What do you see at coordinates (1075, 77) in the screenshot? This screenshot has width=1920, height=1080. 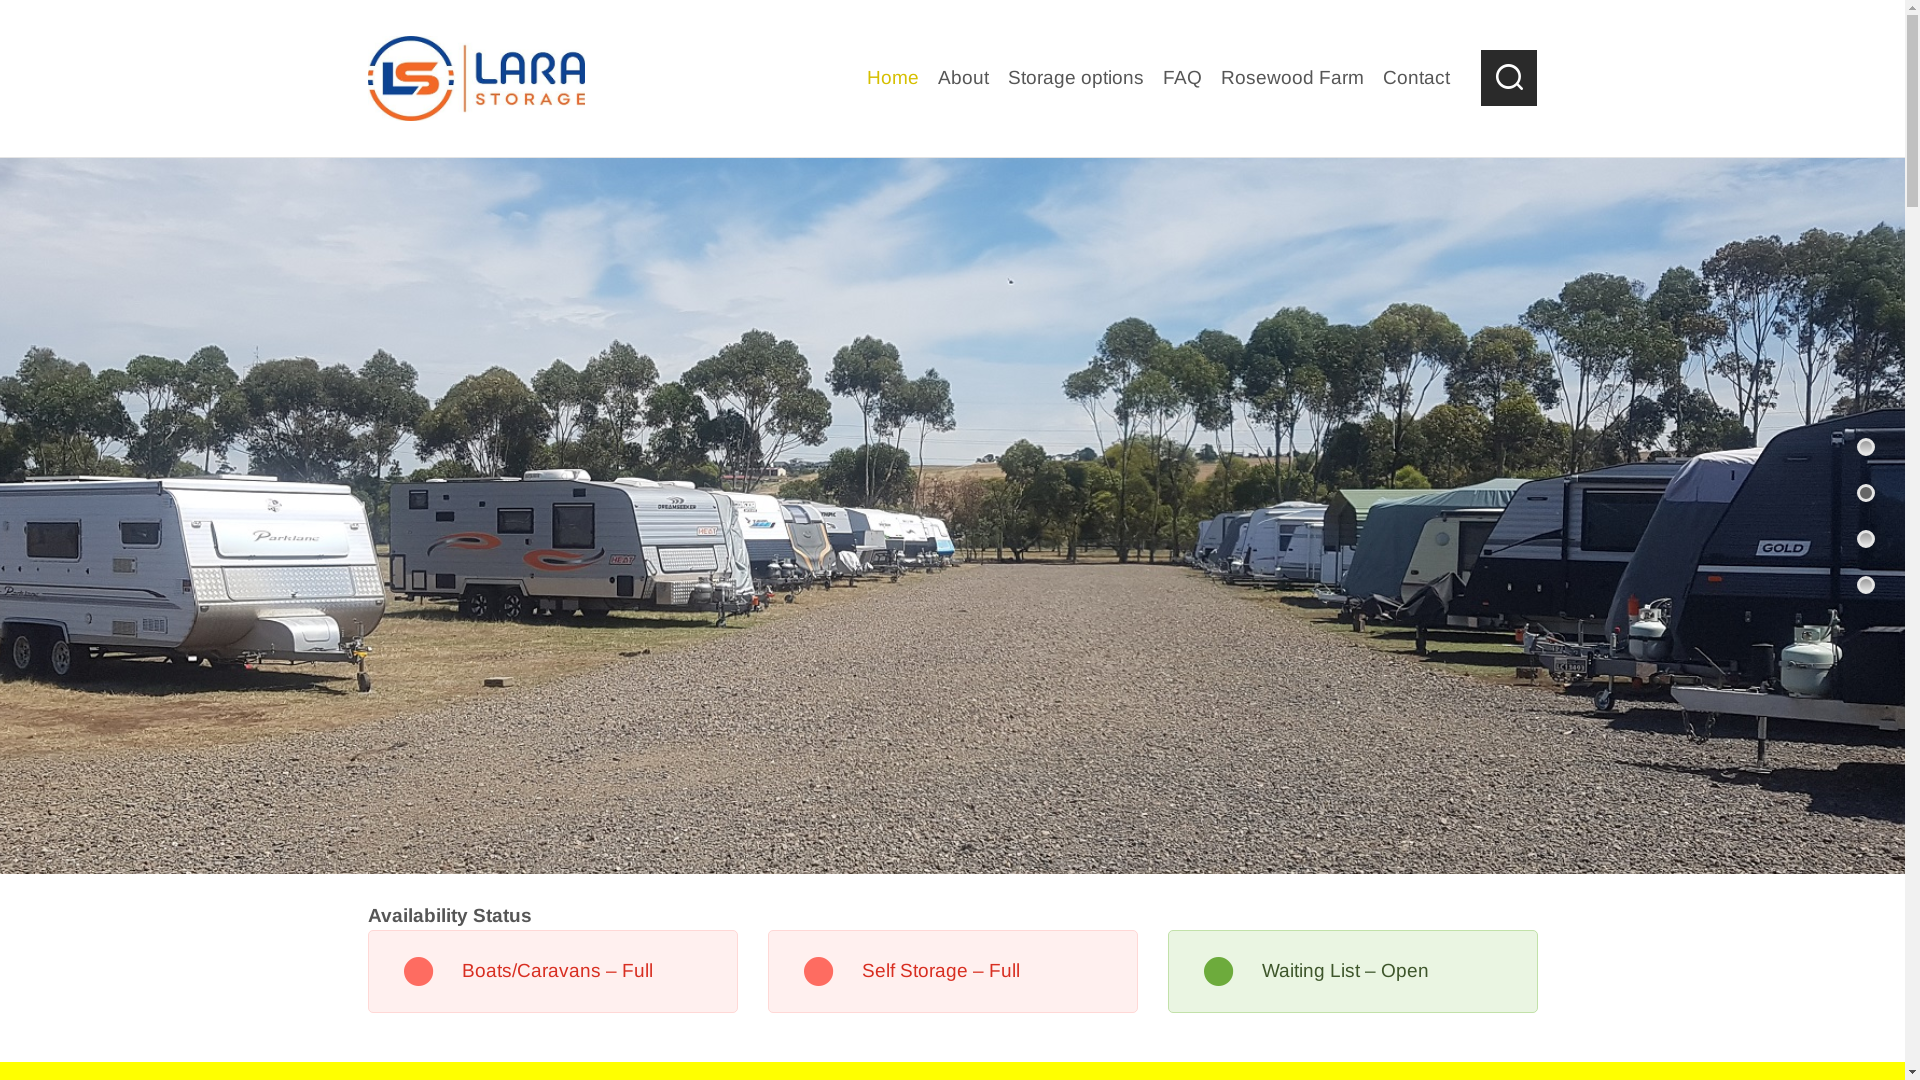 I see `'Storage options'` at bounding box center [1075, 77].